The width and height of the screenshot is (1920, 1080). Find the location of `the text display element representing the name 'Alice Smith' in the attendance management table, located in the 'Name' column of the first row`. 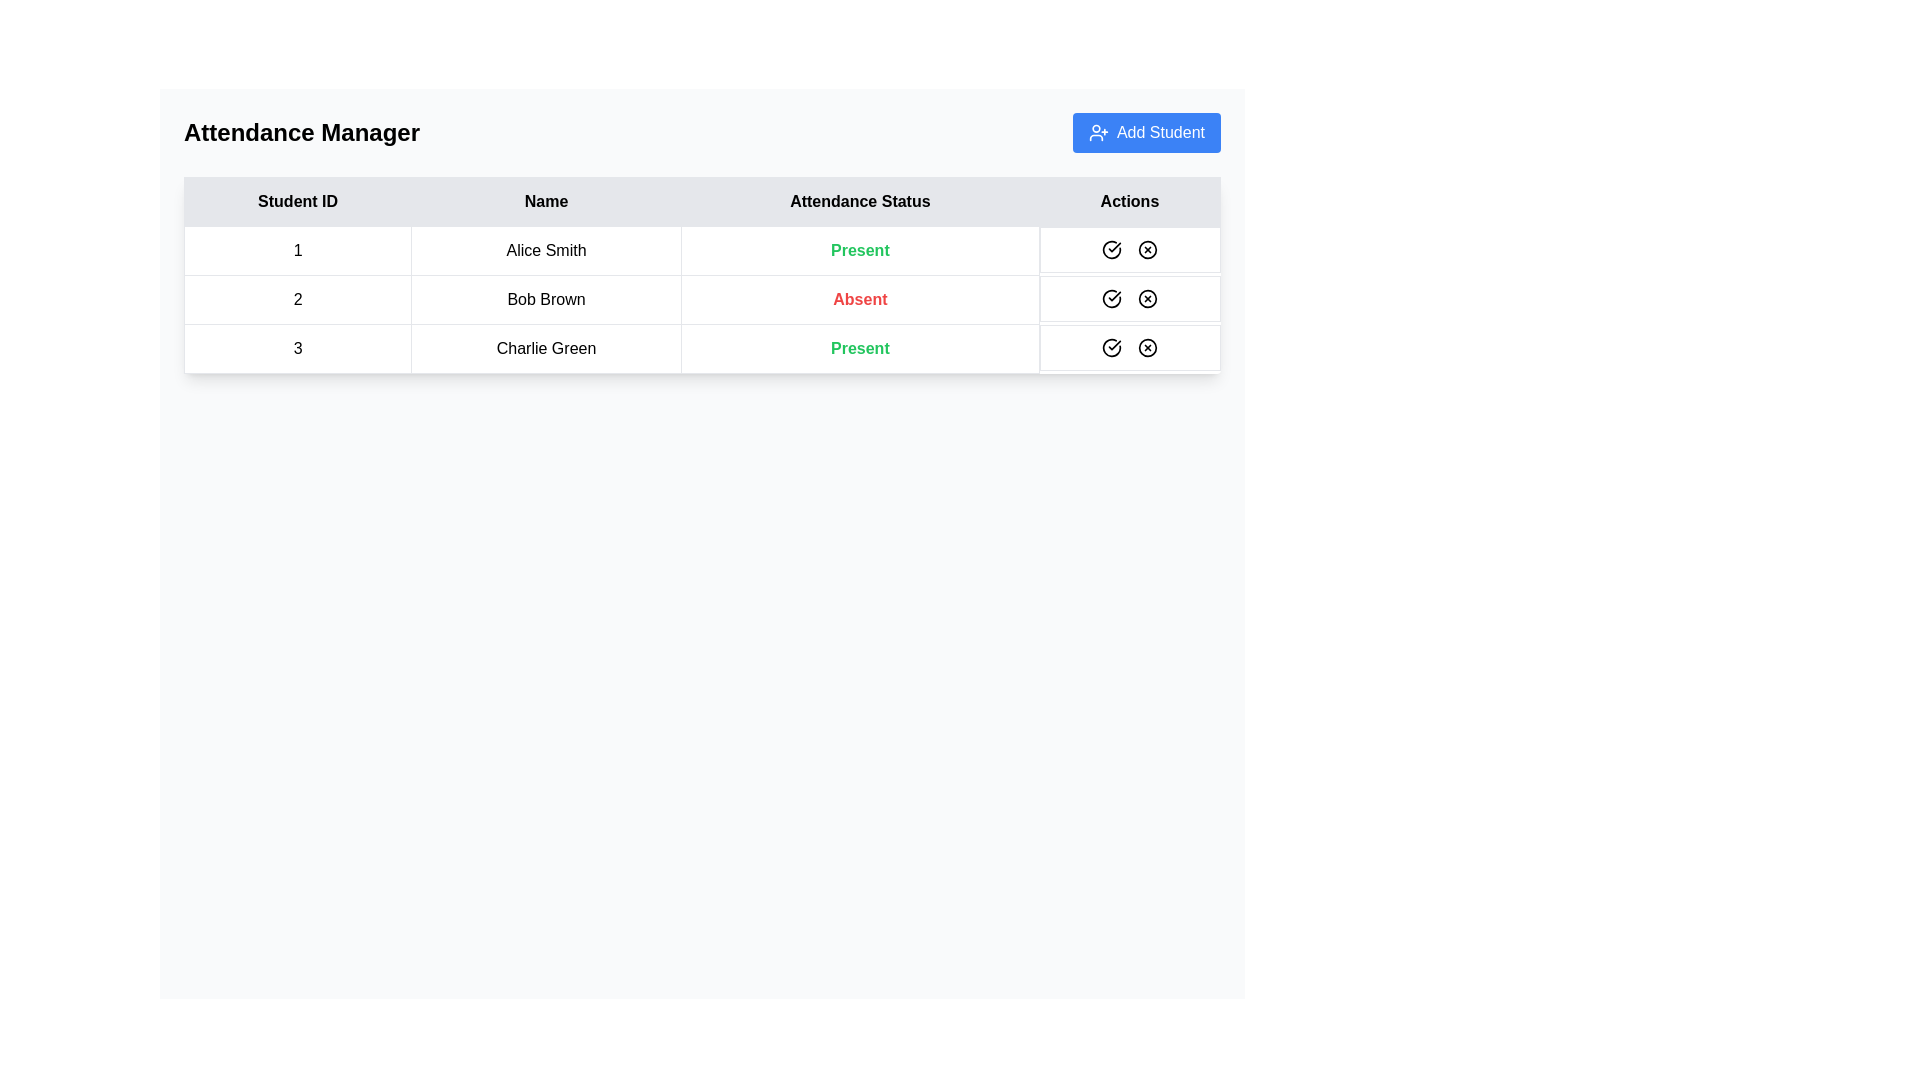

the text display element representing the name 'Alice Smith' in the attendance management table, located in the 'Name' column of the first row is located at coordinates (546, 249).